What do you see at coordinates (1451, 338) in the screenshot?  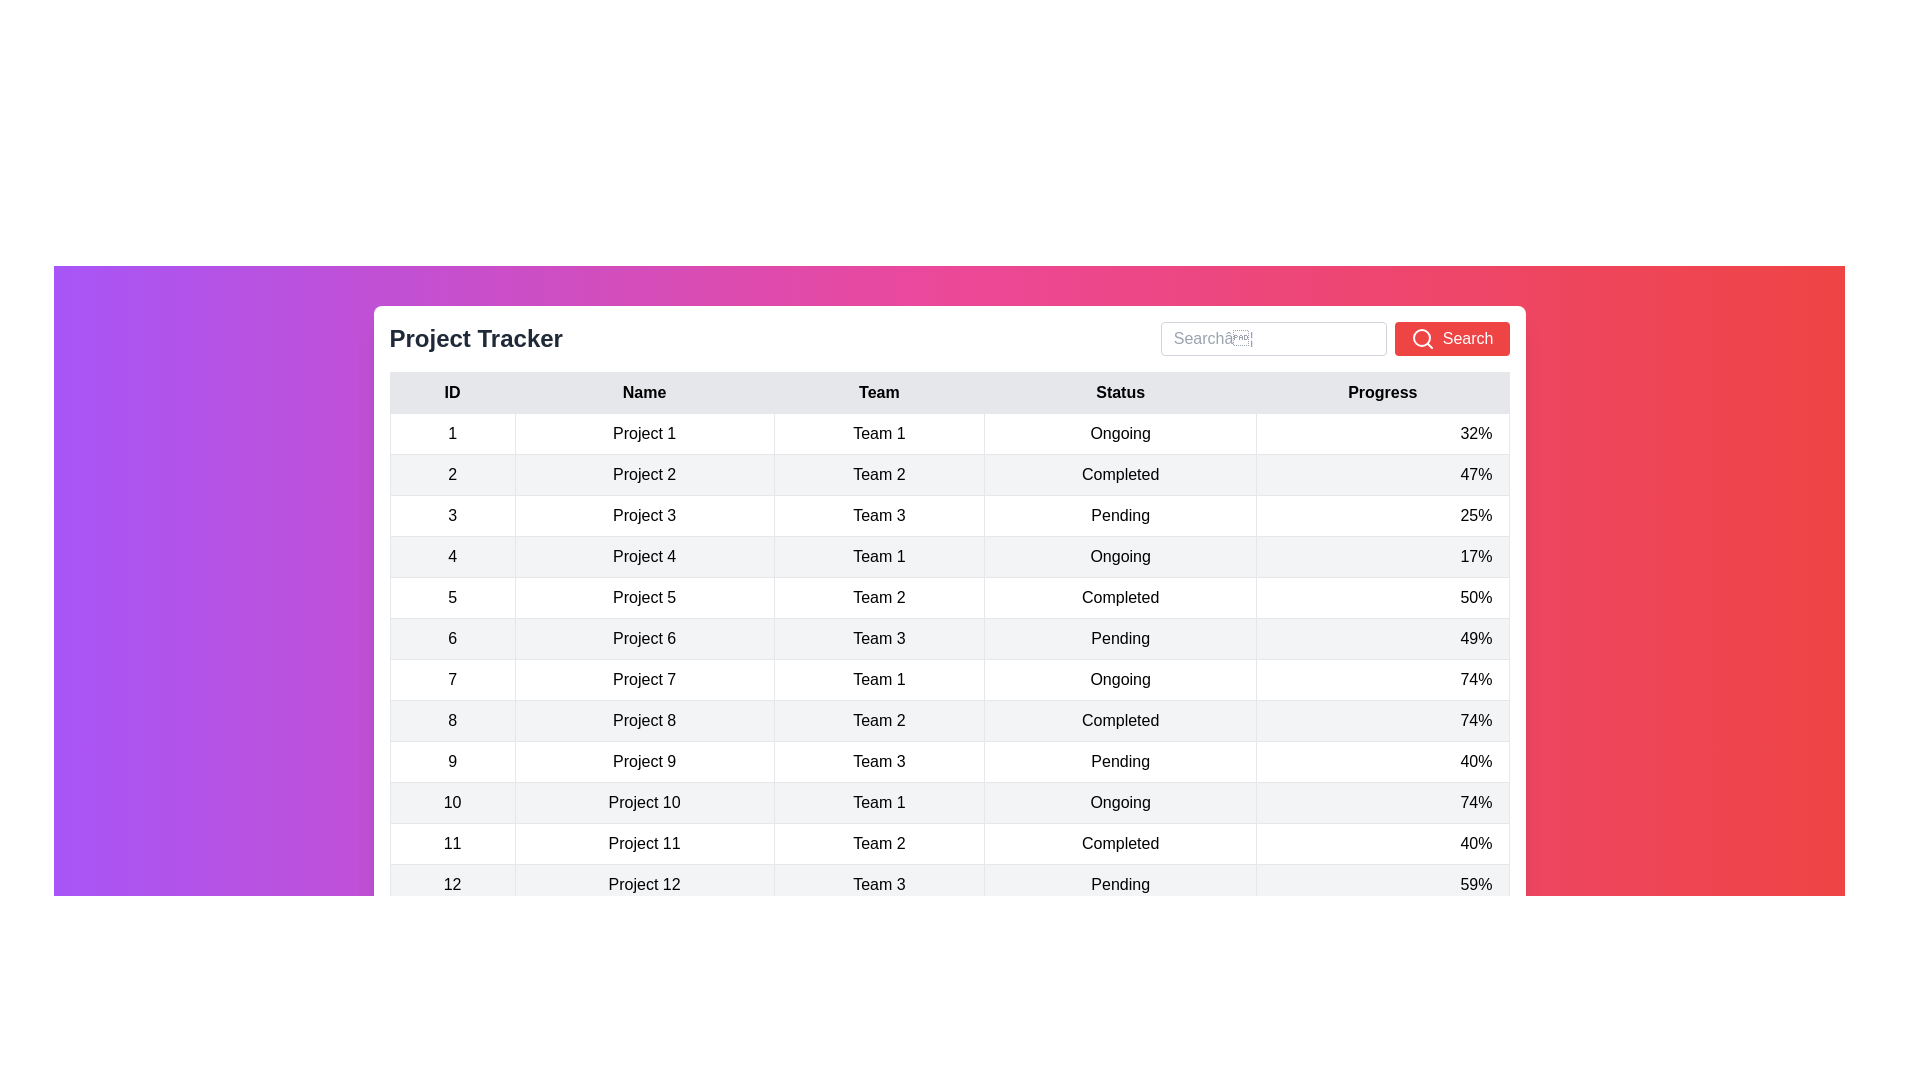 I see `'Search' button to perform a search` at bounding box center [1451, 338].